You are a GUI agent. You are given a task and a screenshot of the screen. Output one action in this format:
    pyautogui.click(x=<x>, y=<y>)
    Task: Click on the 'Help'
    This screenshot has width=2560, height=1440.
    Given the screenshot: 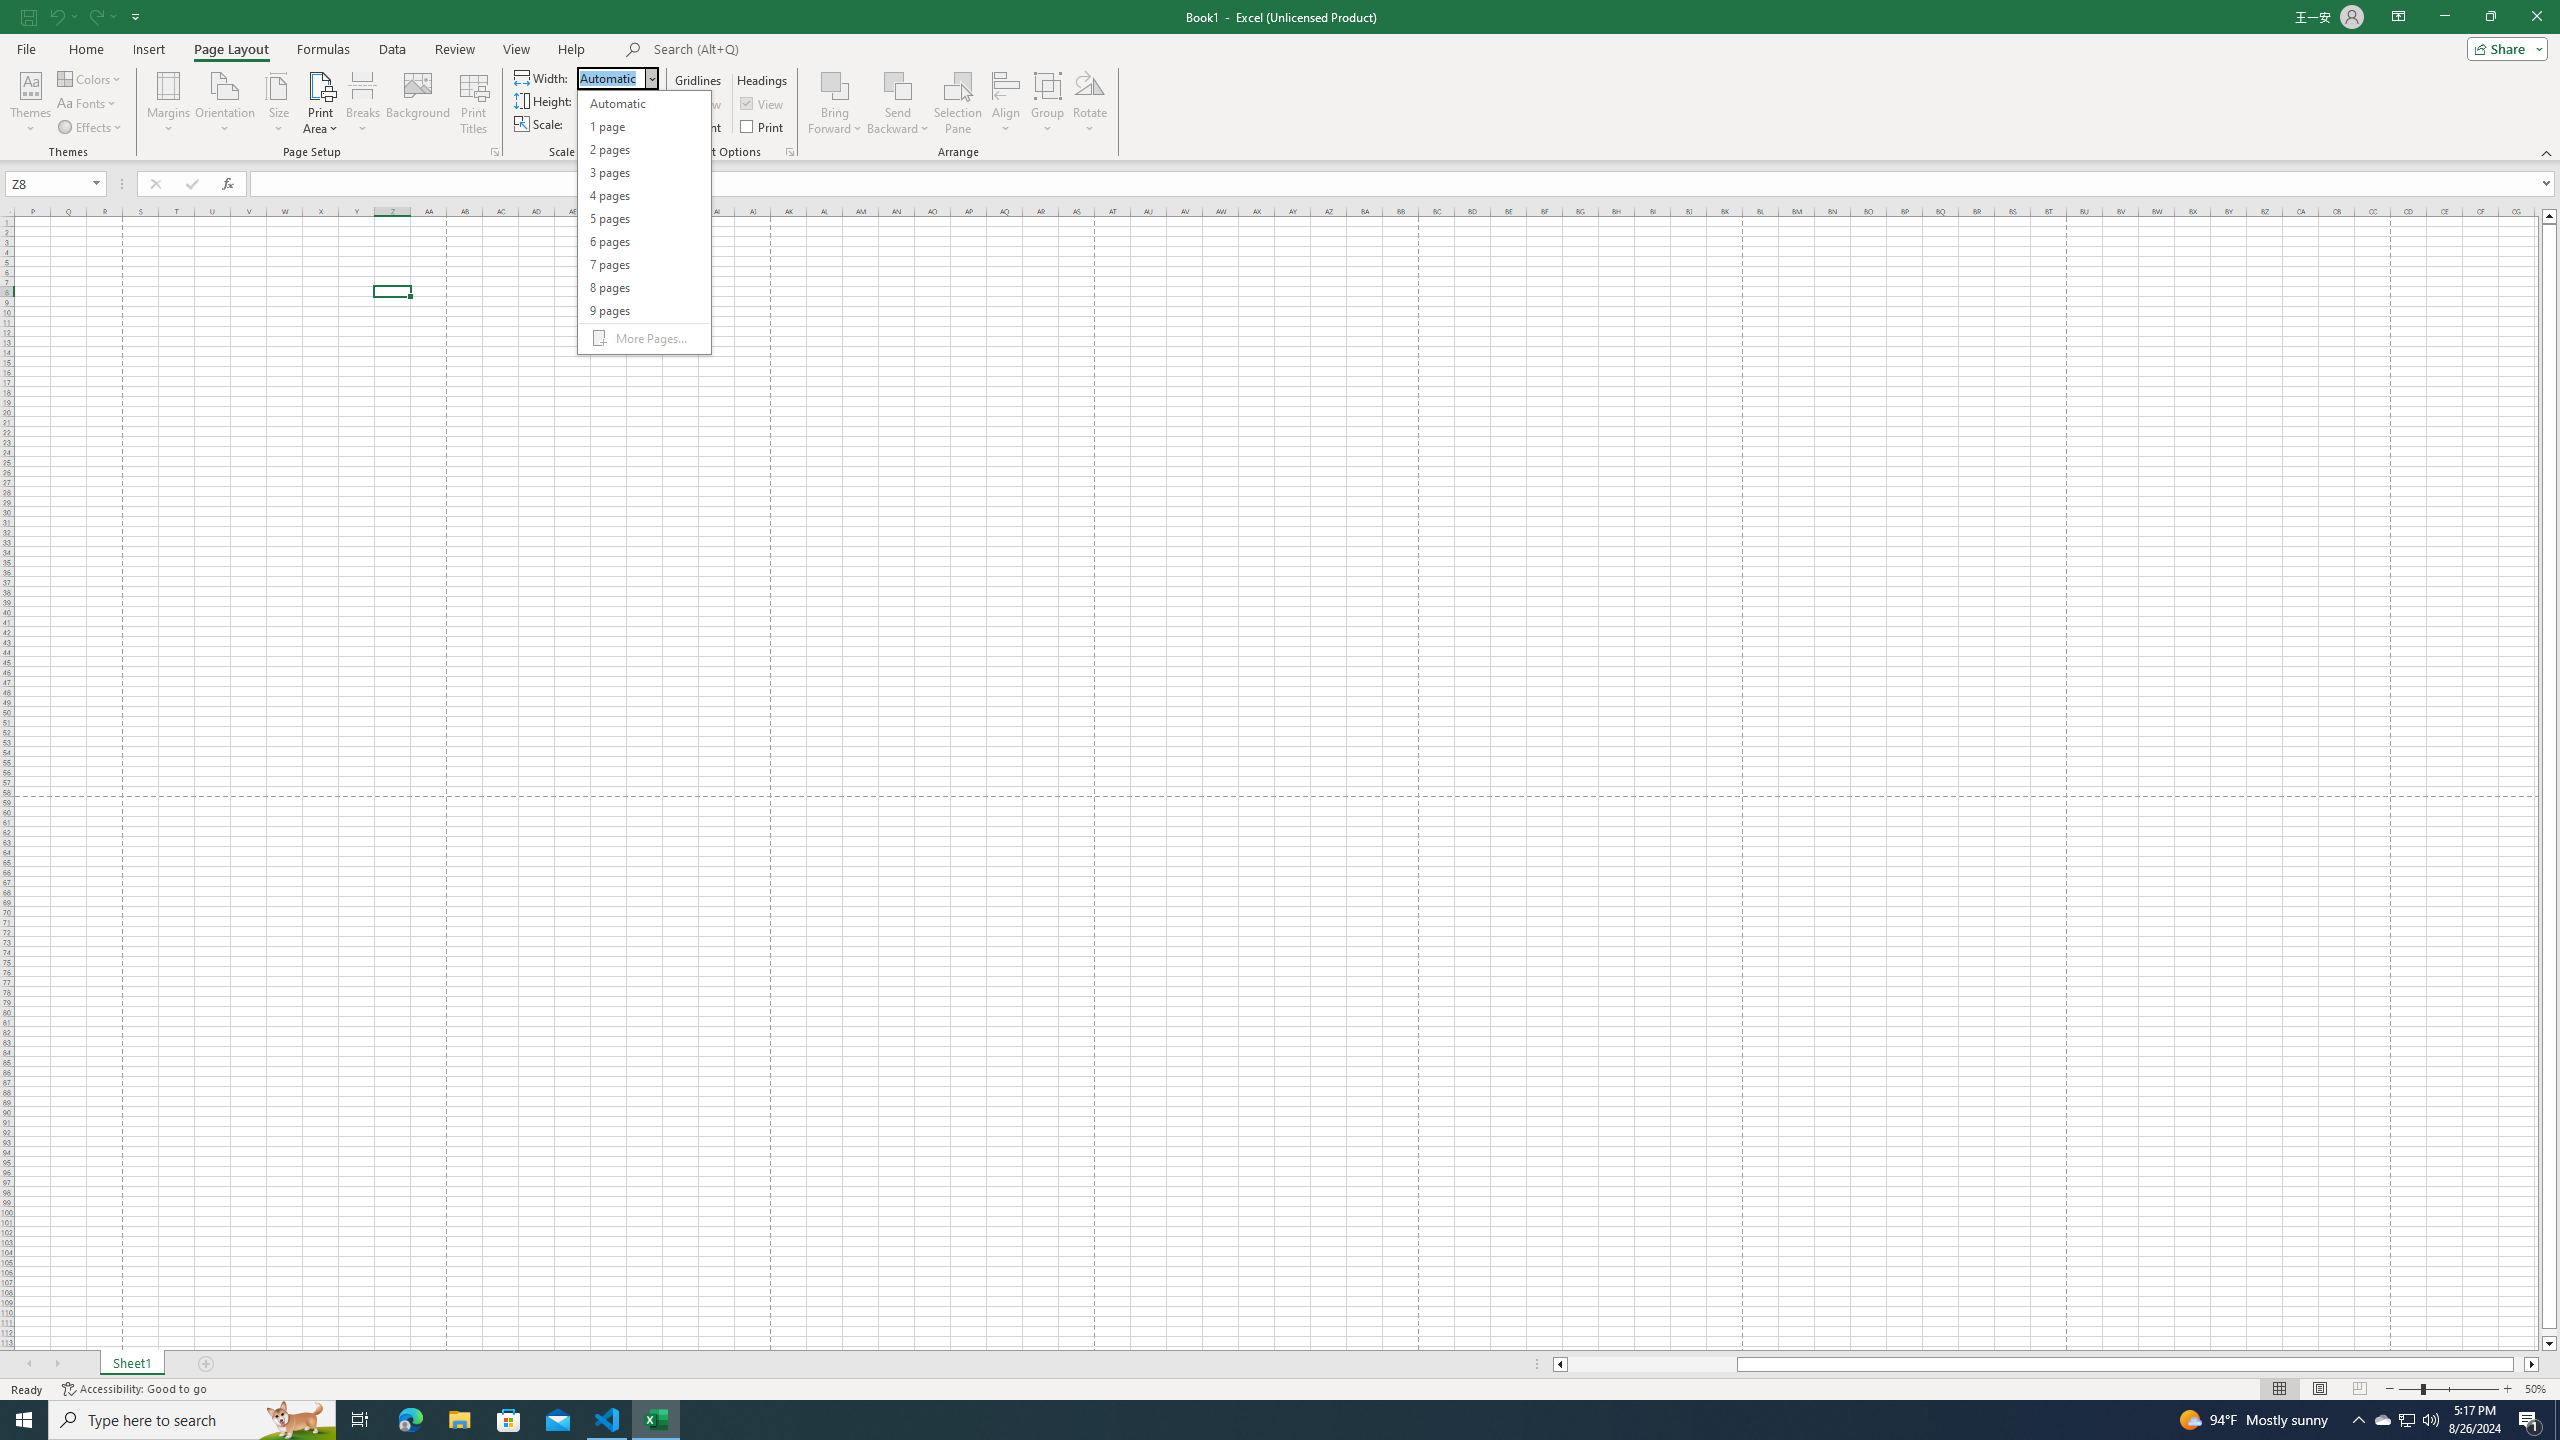 What is the action you would take?
    pyautogui.click(x=571, y=49)
    